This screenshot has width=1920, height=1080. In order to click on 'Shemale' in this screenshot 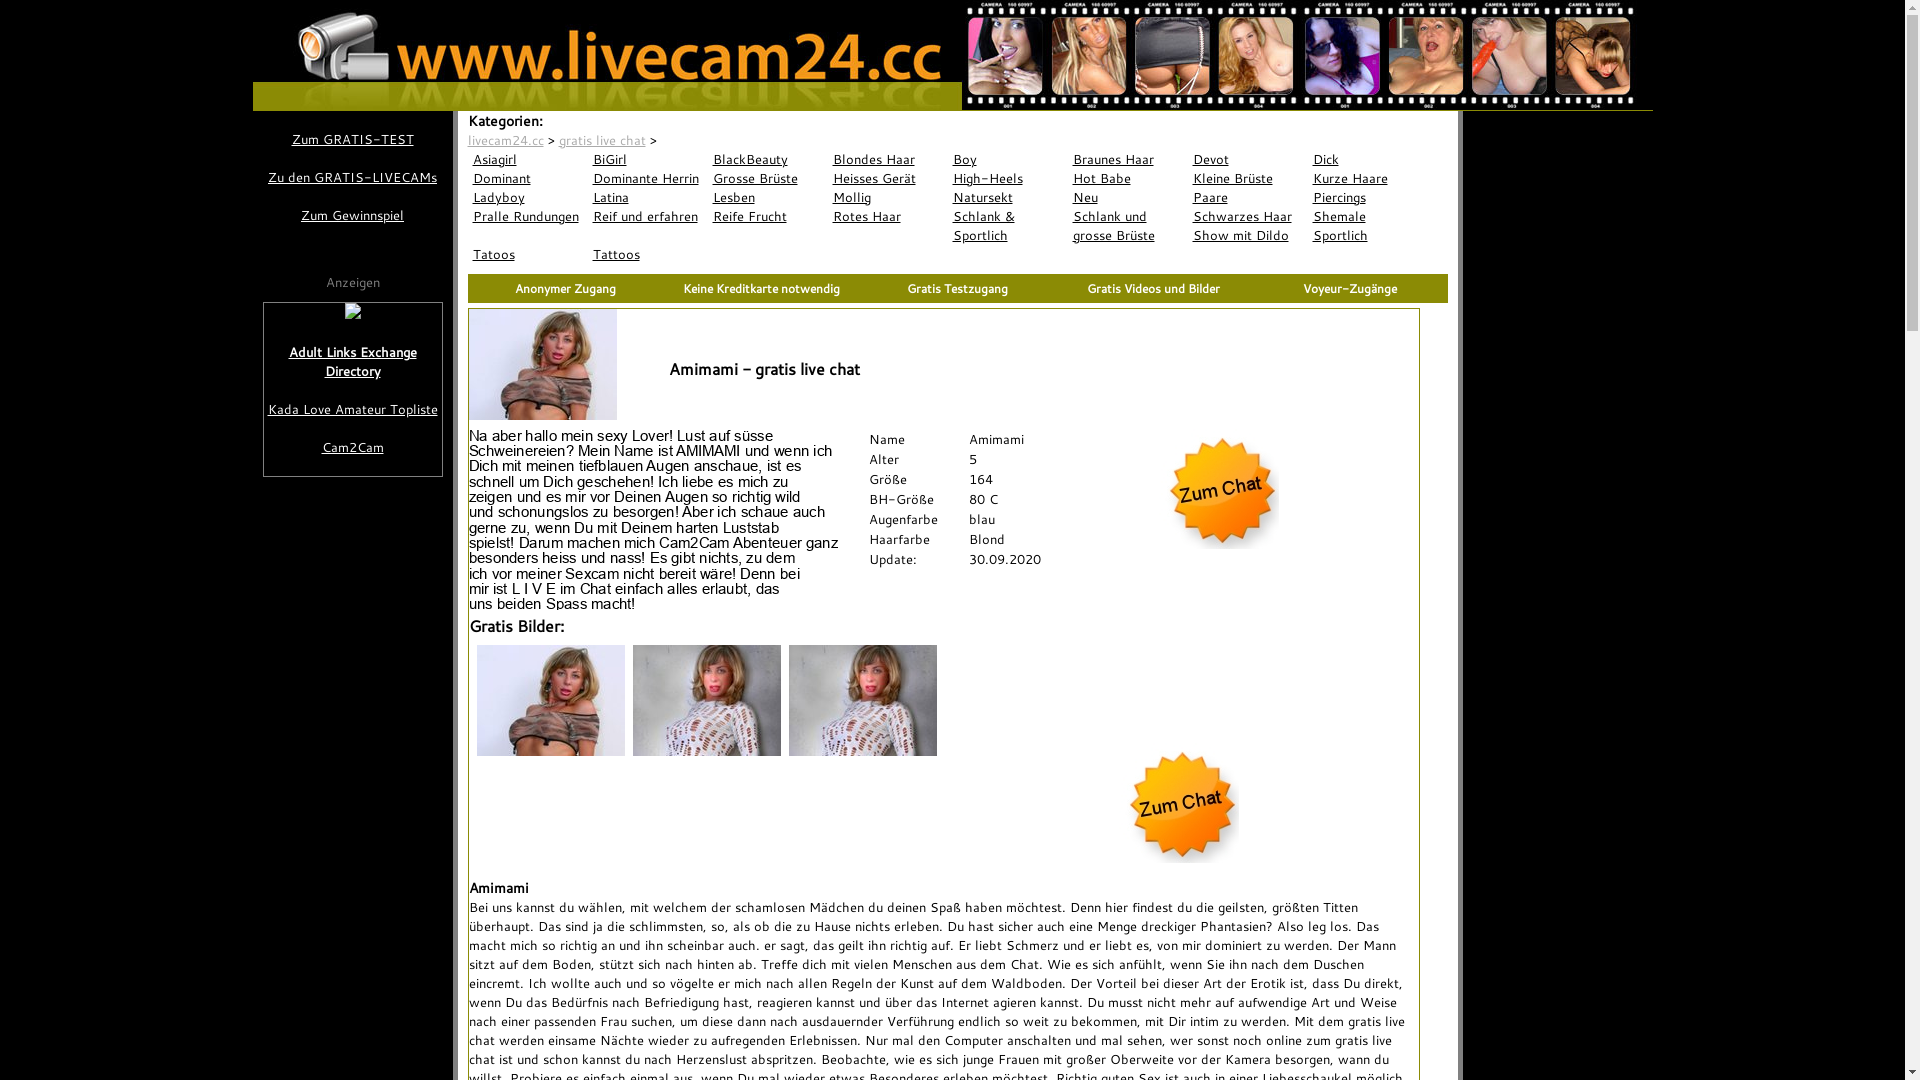, I will do `click(1308, 216)`.